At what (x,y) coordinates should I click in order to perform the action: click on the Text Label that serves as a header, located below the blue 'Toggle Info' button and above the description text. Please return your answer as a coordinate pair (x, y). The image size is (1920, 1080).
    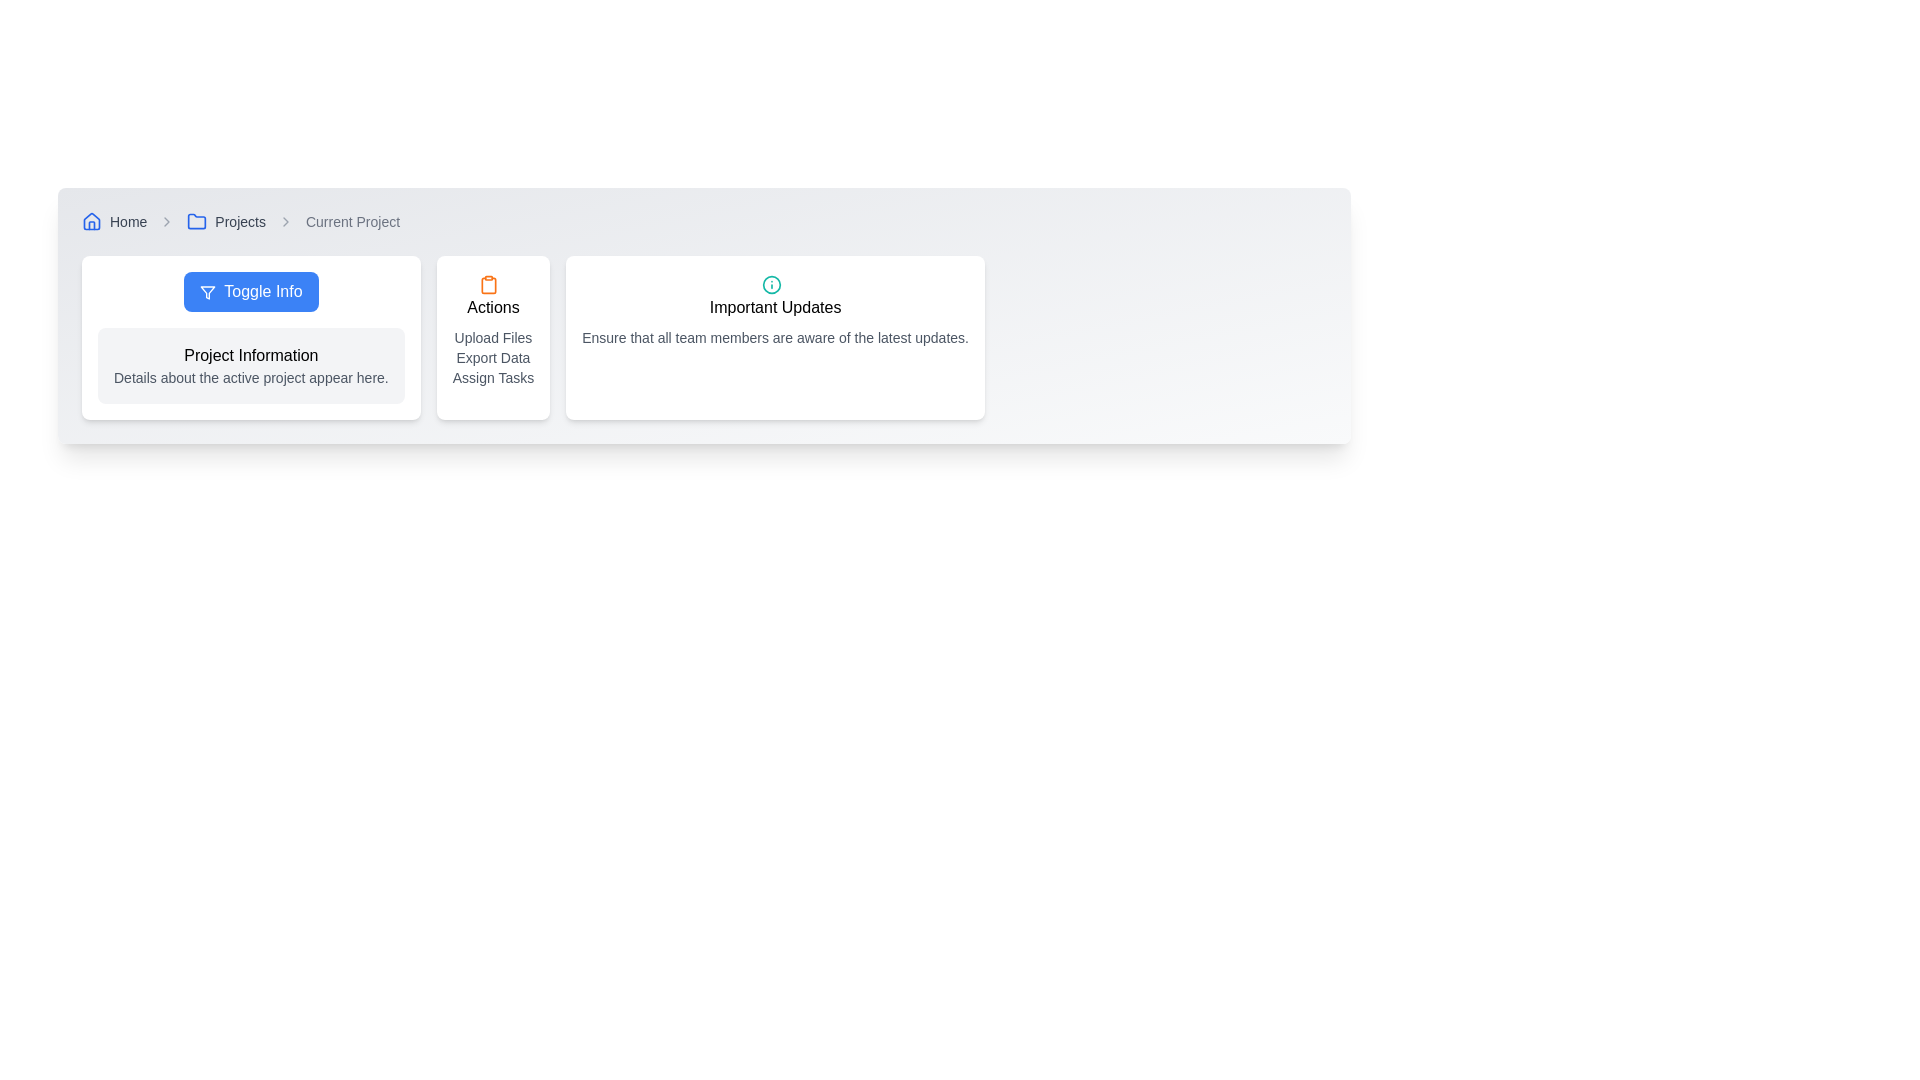
    Looking at the image, I should click on (250, 354).